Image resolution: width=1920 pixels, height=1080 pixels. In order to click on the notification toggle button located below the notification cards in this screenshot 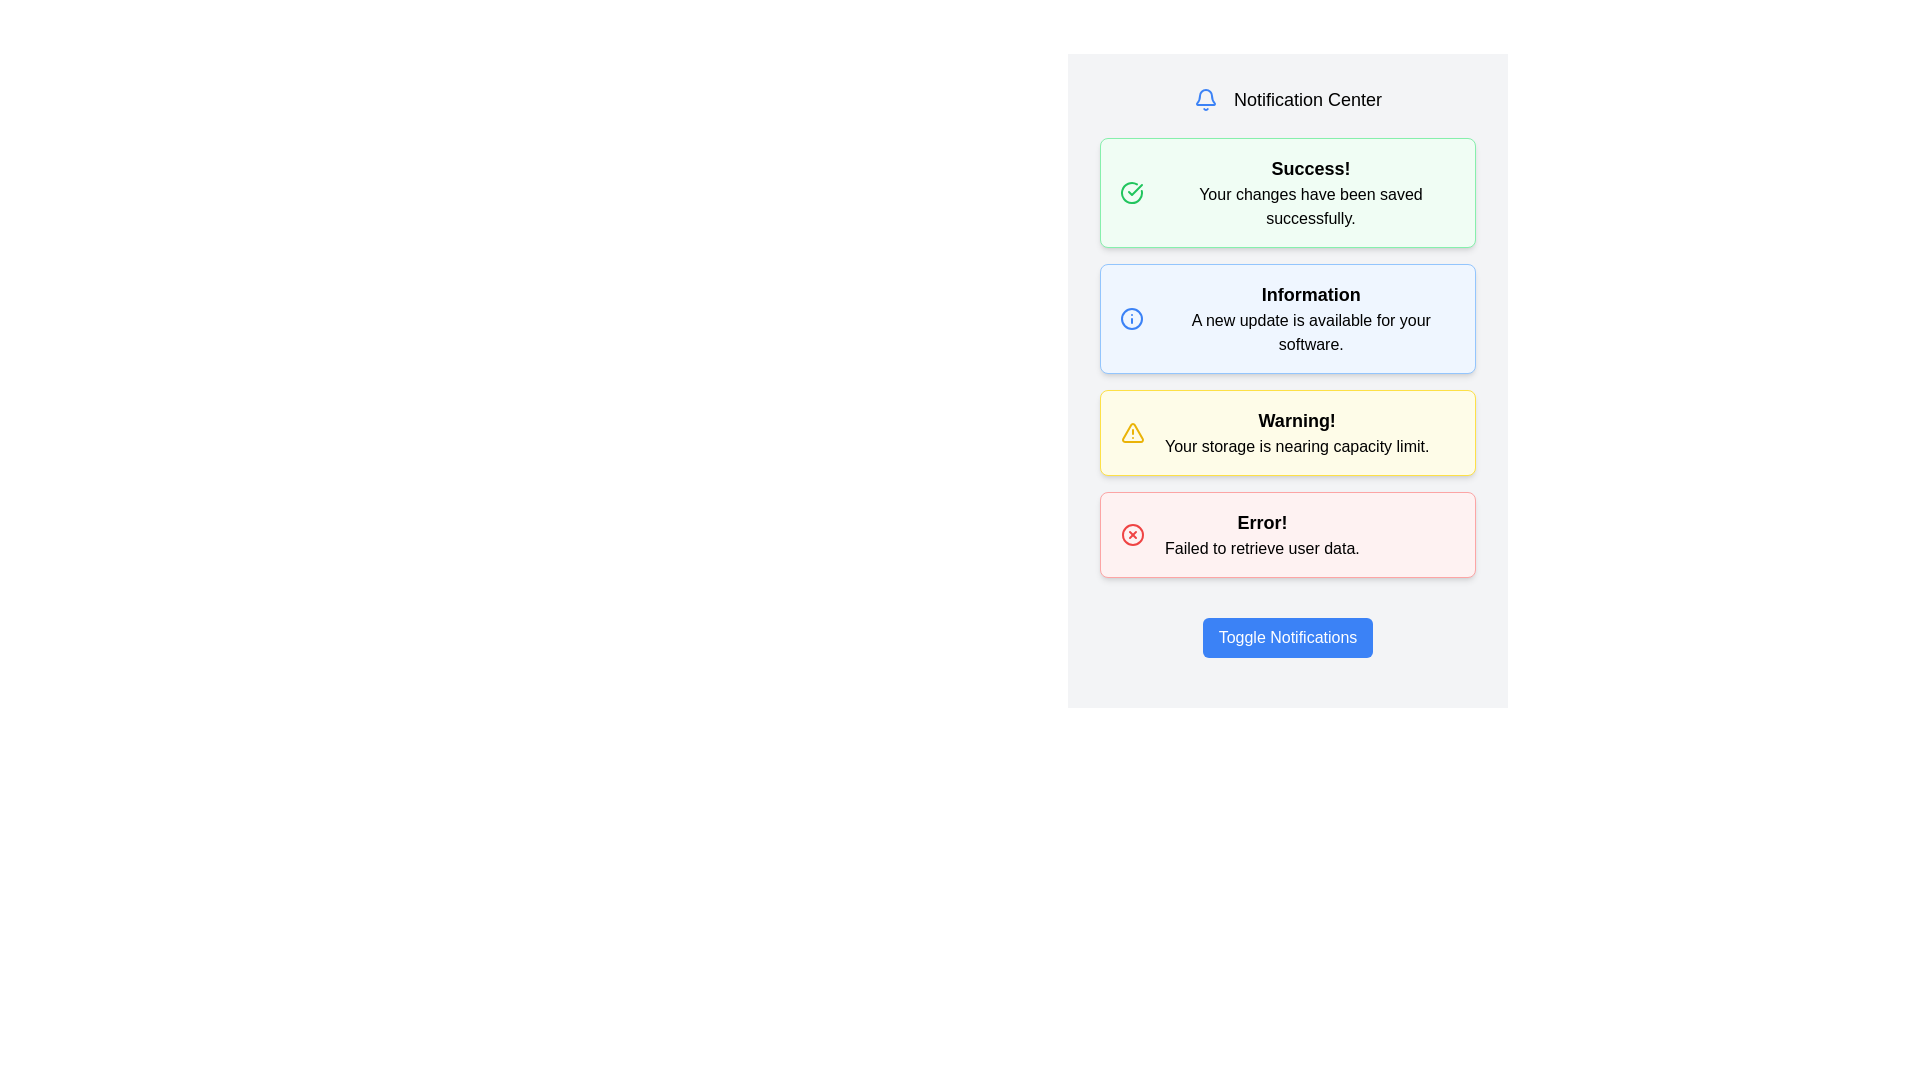, I will do `click(1287, 637)`.